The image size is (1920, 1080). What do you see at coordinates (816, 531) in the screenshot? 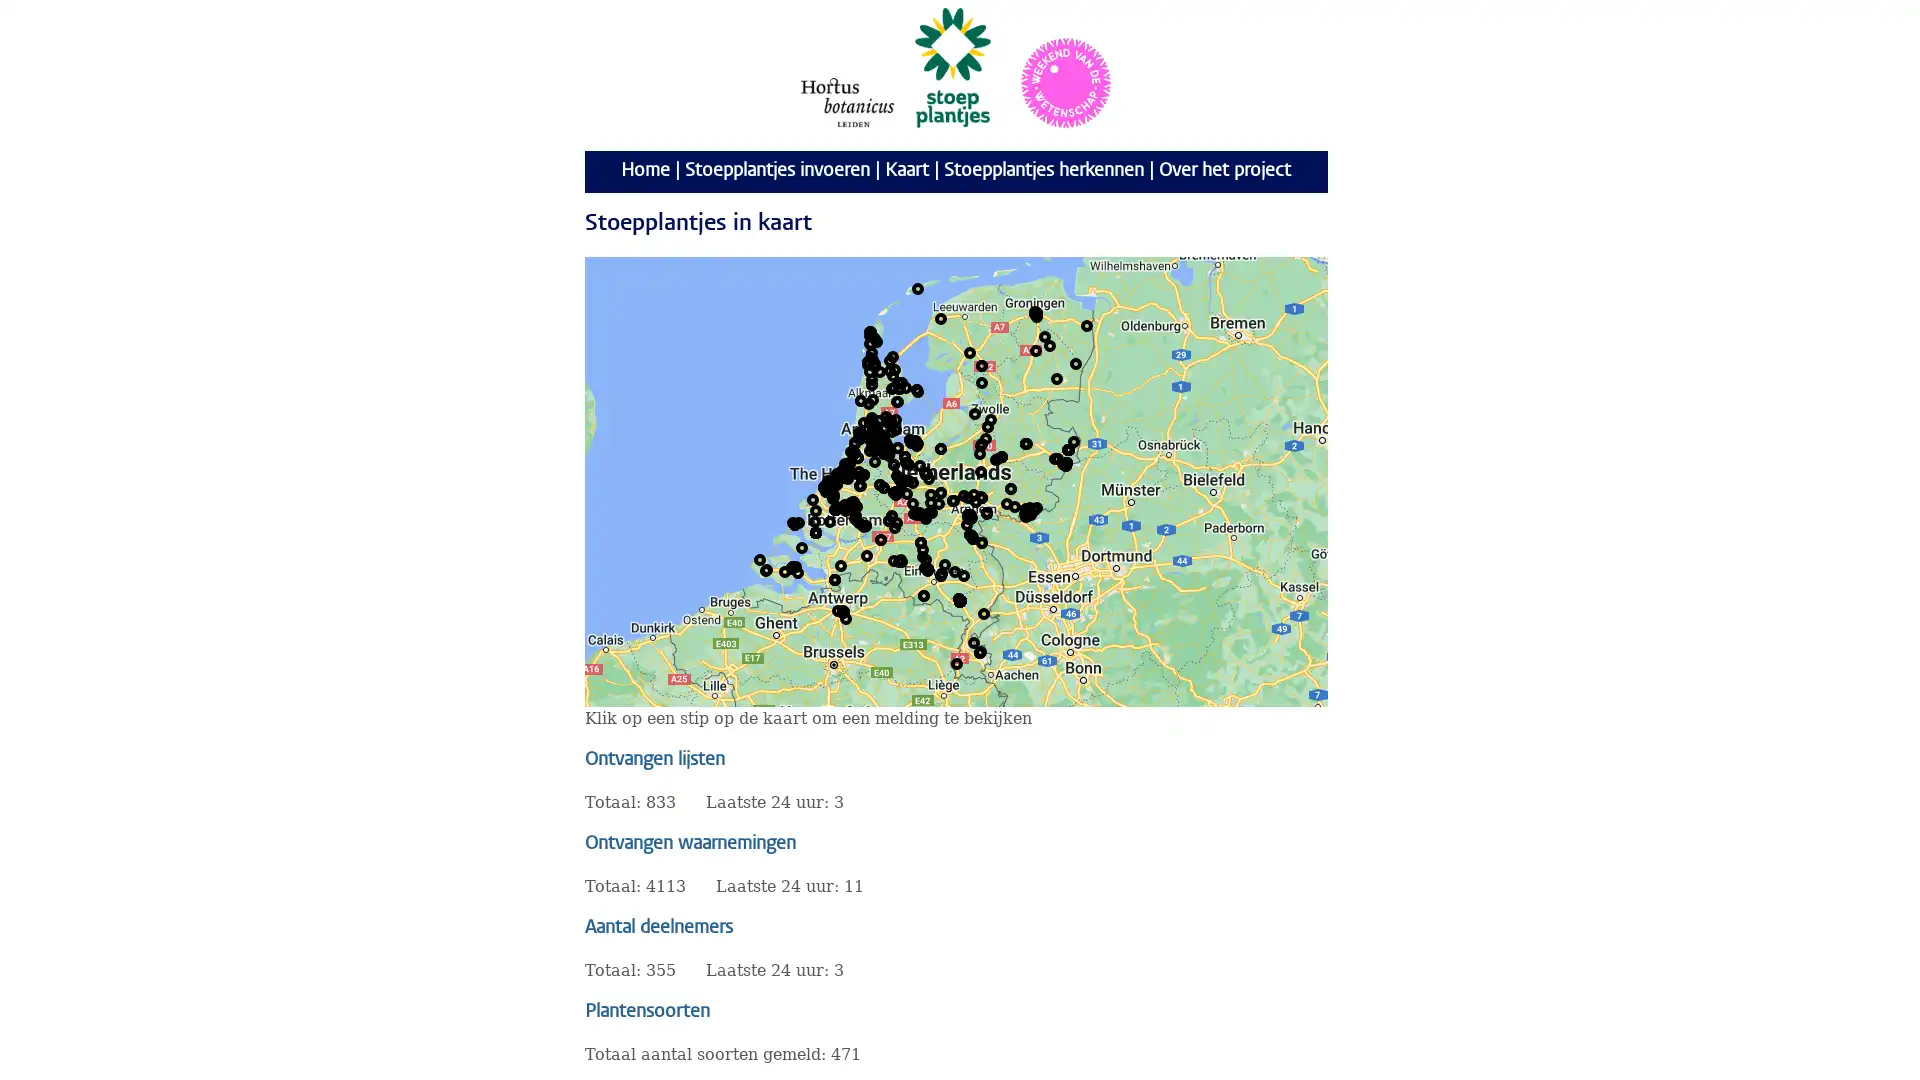
I see `Telling van Ilse op 03 juni 2022` at bounding box center [816, 531].